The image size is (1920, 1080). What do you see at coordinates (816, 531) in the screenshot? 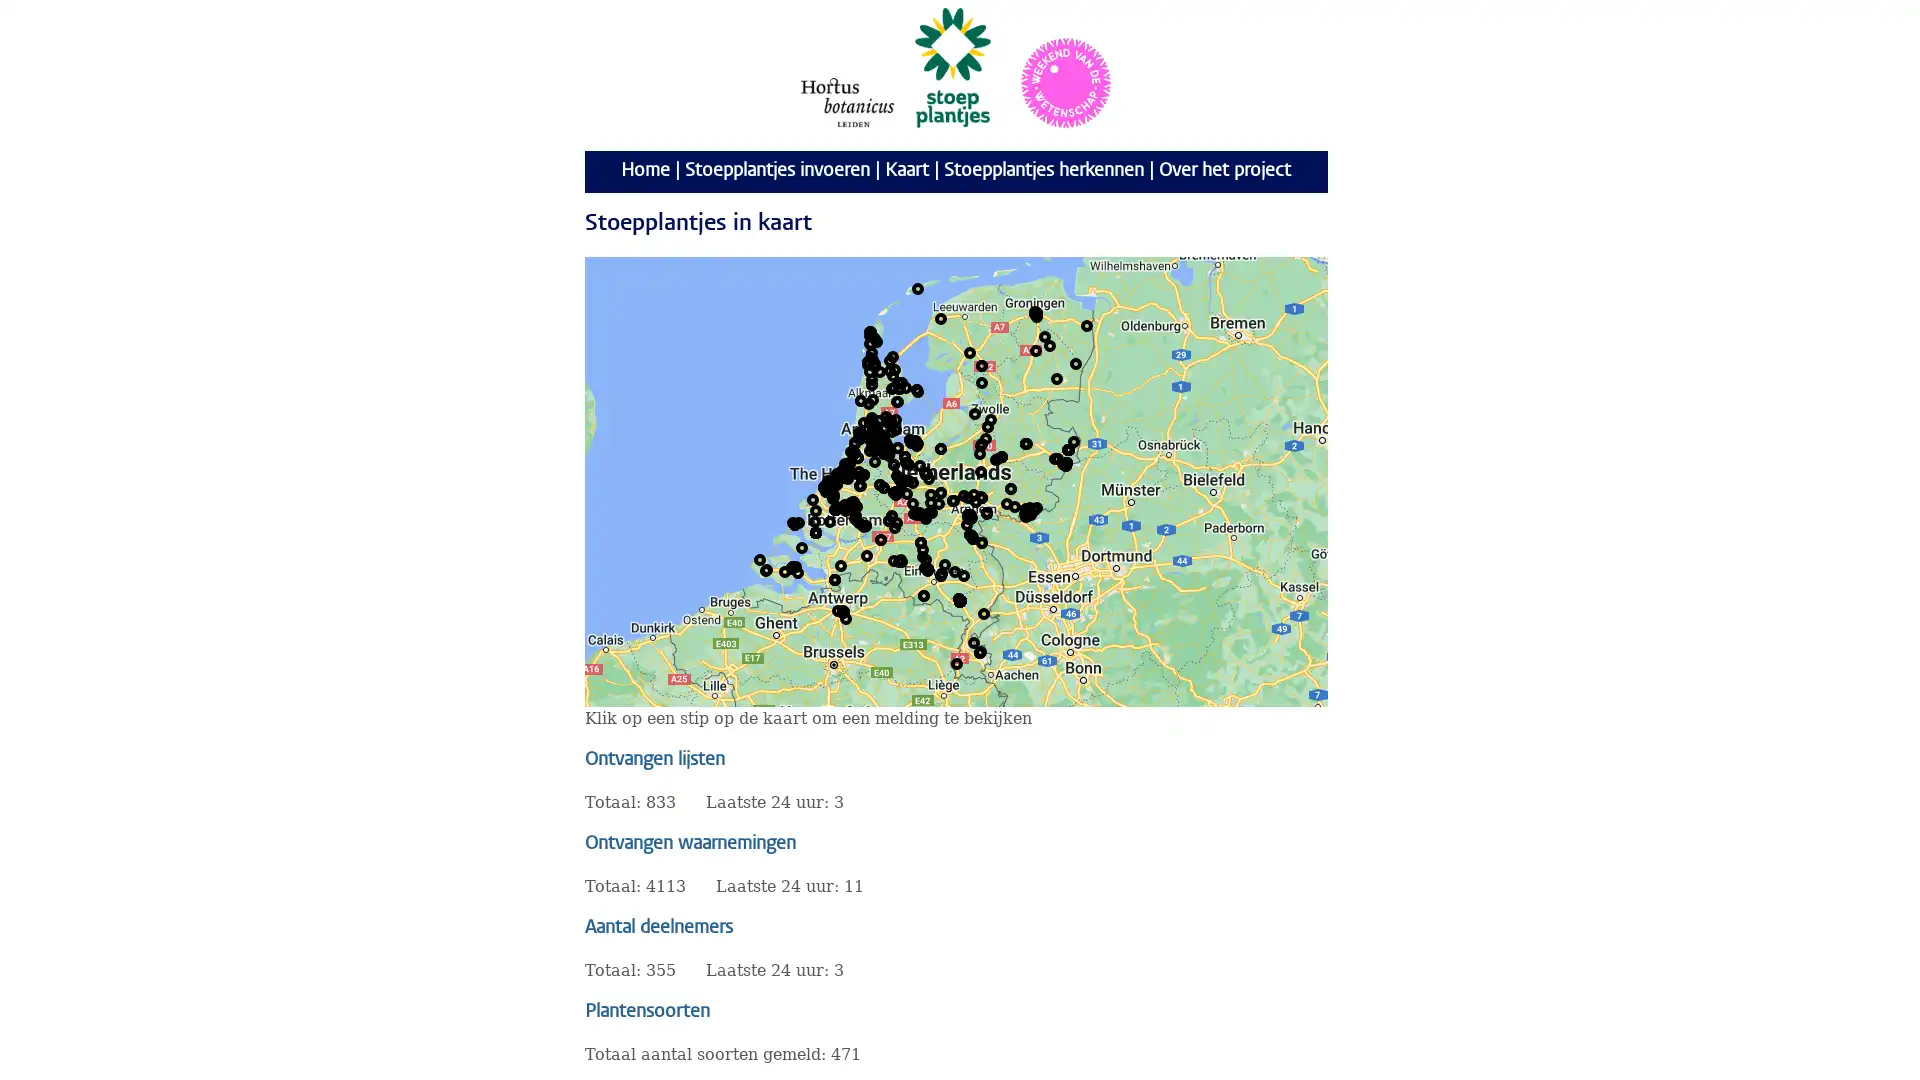
I see `Telling van Ilse op 03 juni 2022` at bounding box center [816, 531].